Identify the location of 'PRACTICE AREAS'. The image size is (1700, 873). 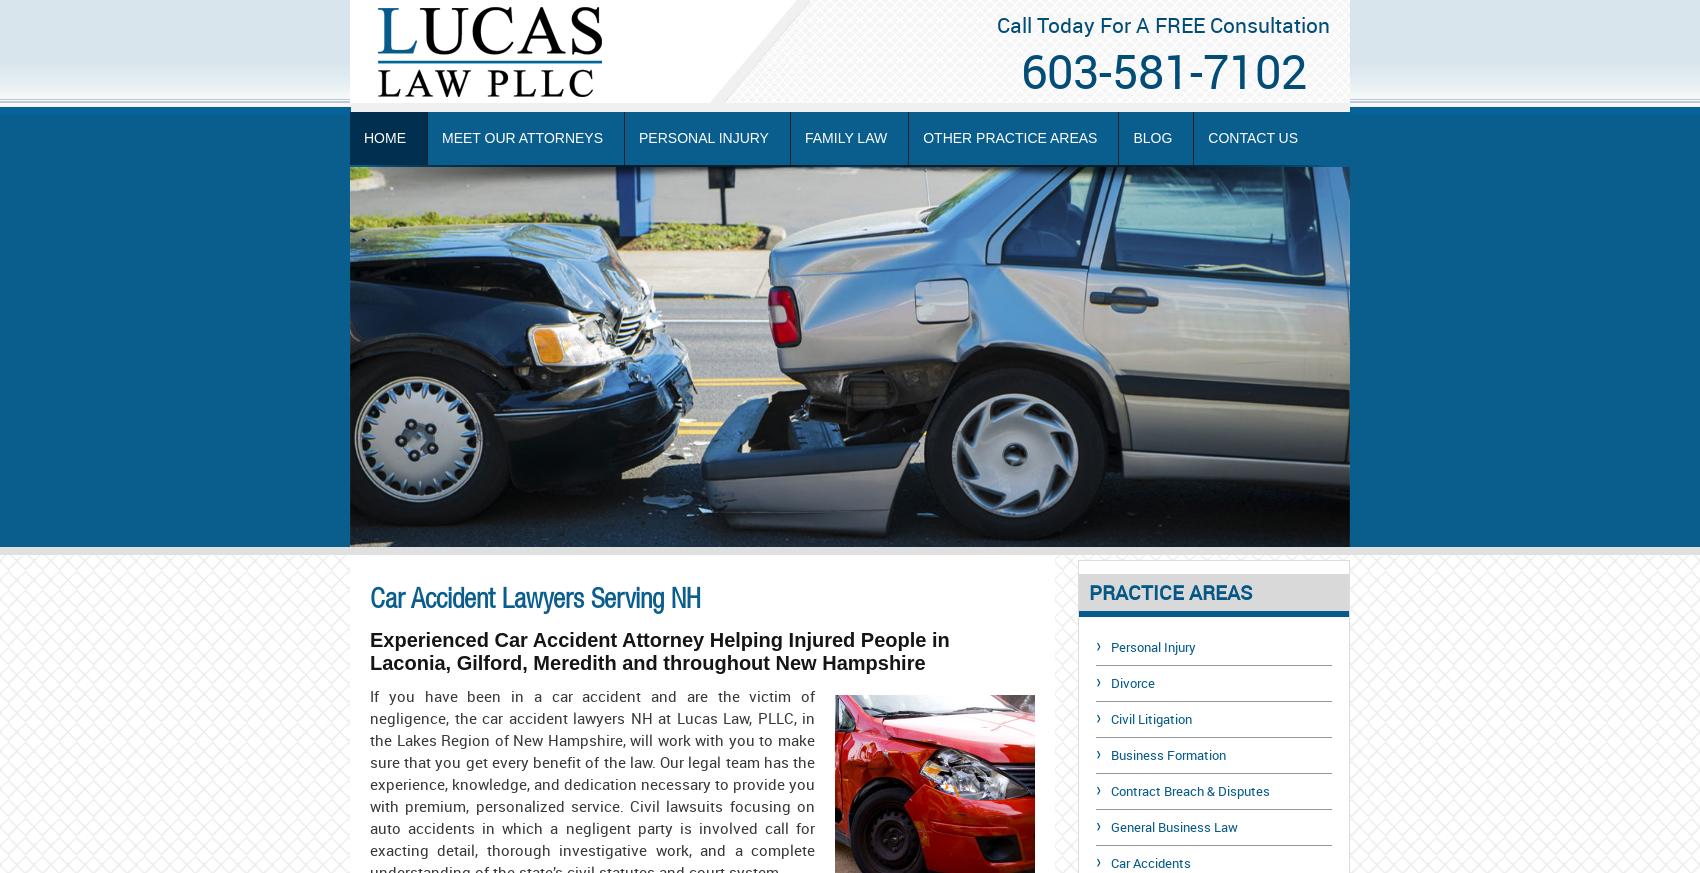
(1169, 591).